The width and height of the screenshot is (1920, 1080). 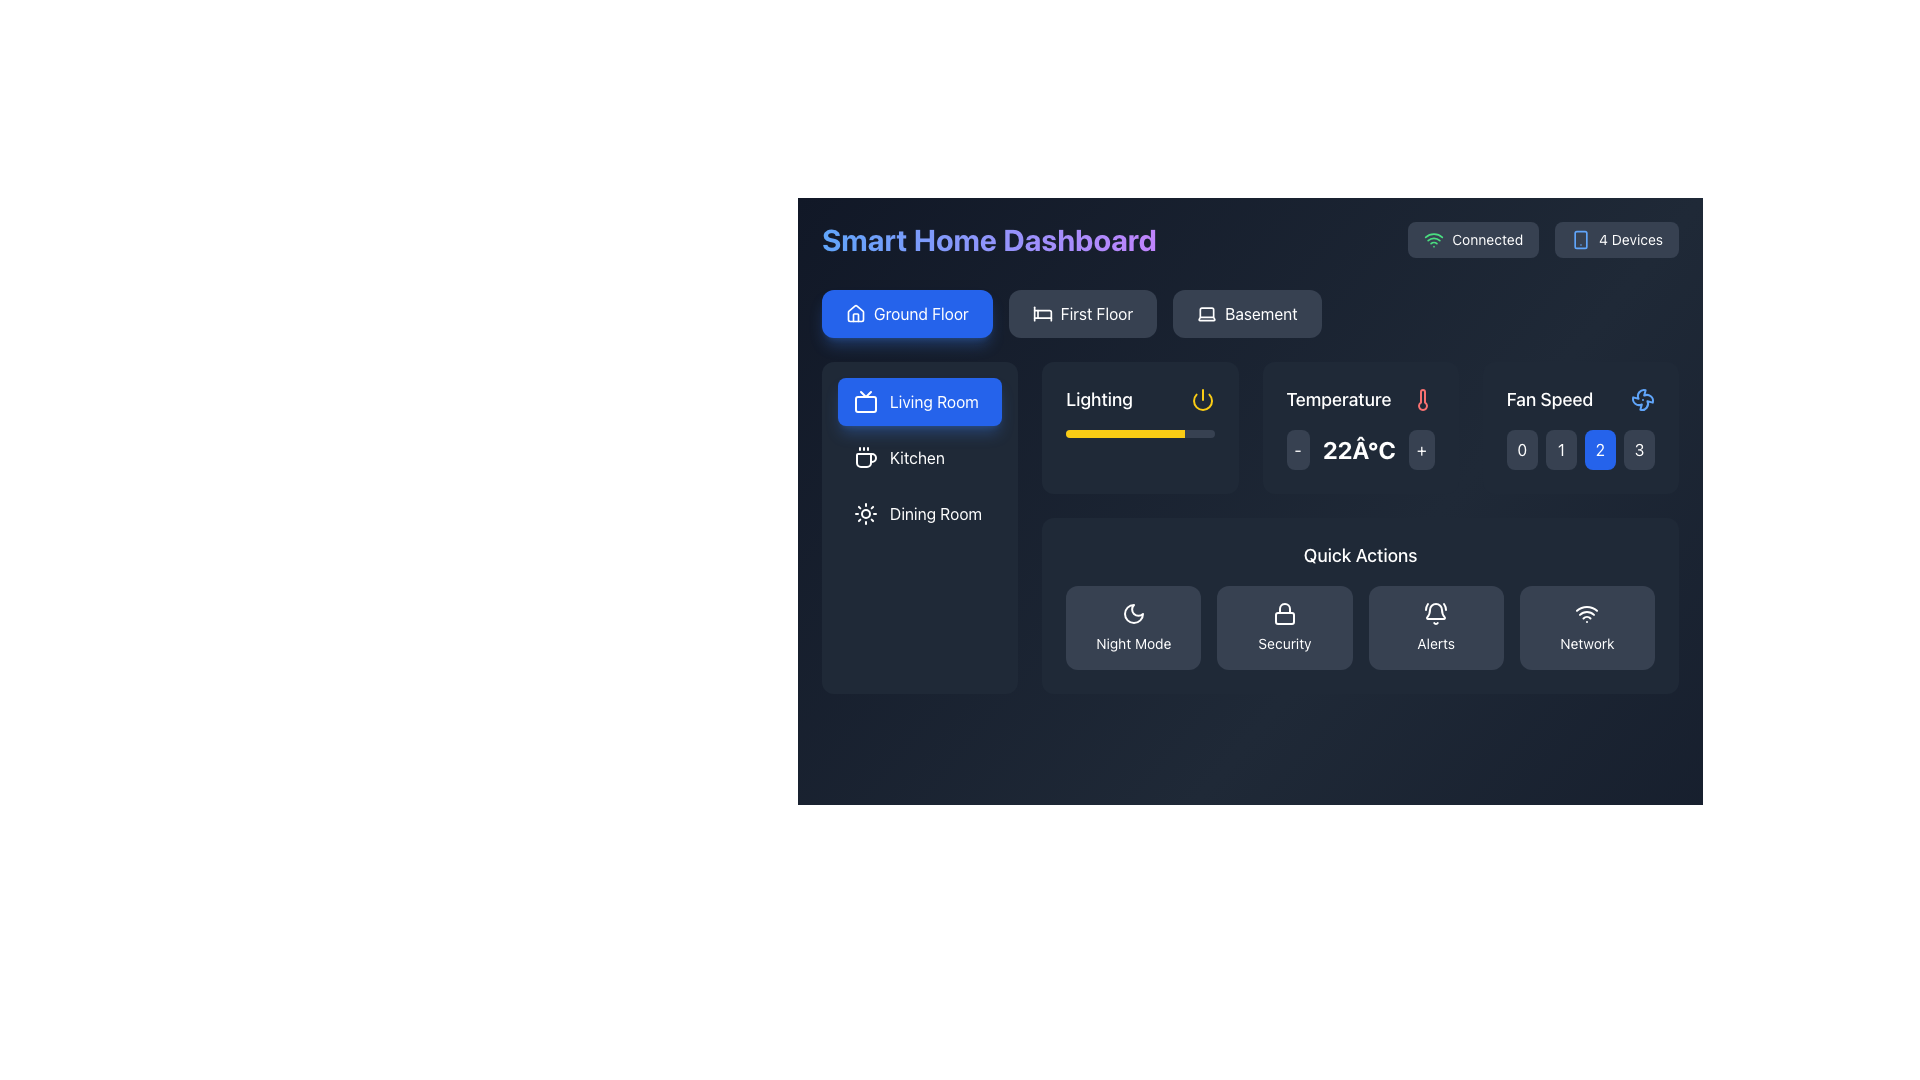 I want to click on the crescent moon icon located above the 'Night Mode' text label in the 'Quick Actions' section, so click(x=1133, y=612).